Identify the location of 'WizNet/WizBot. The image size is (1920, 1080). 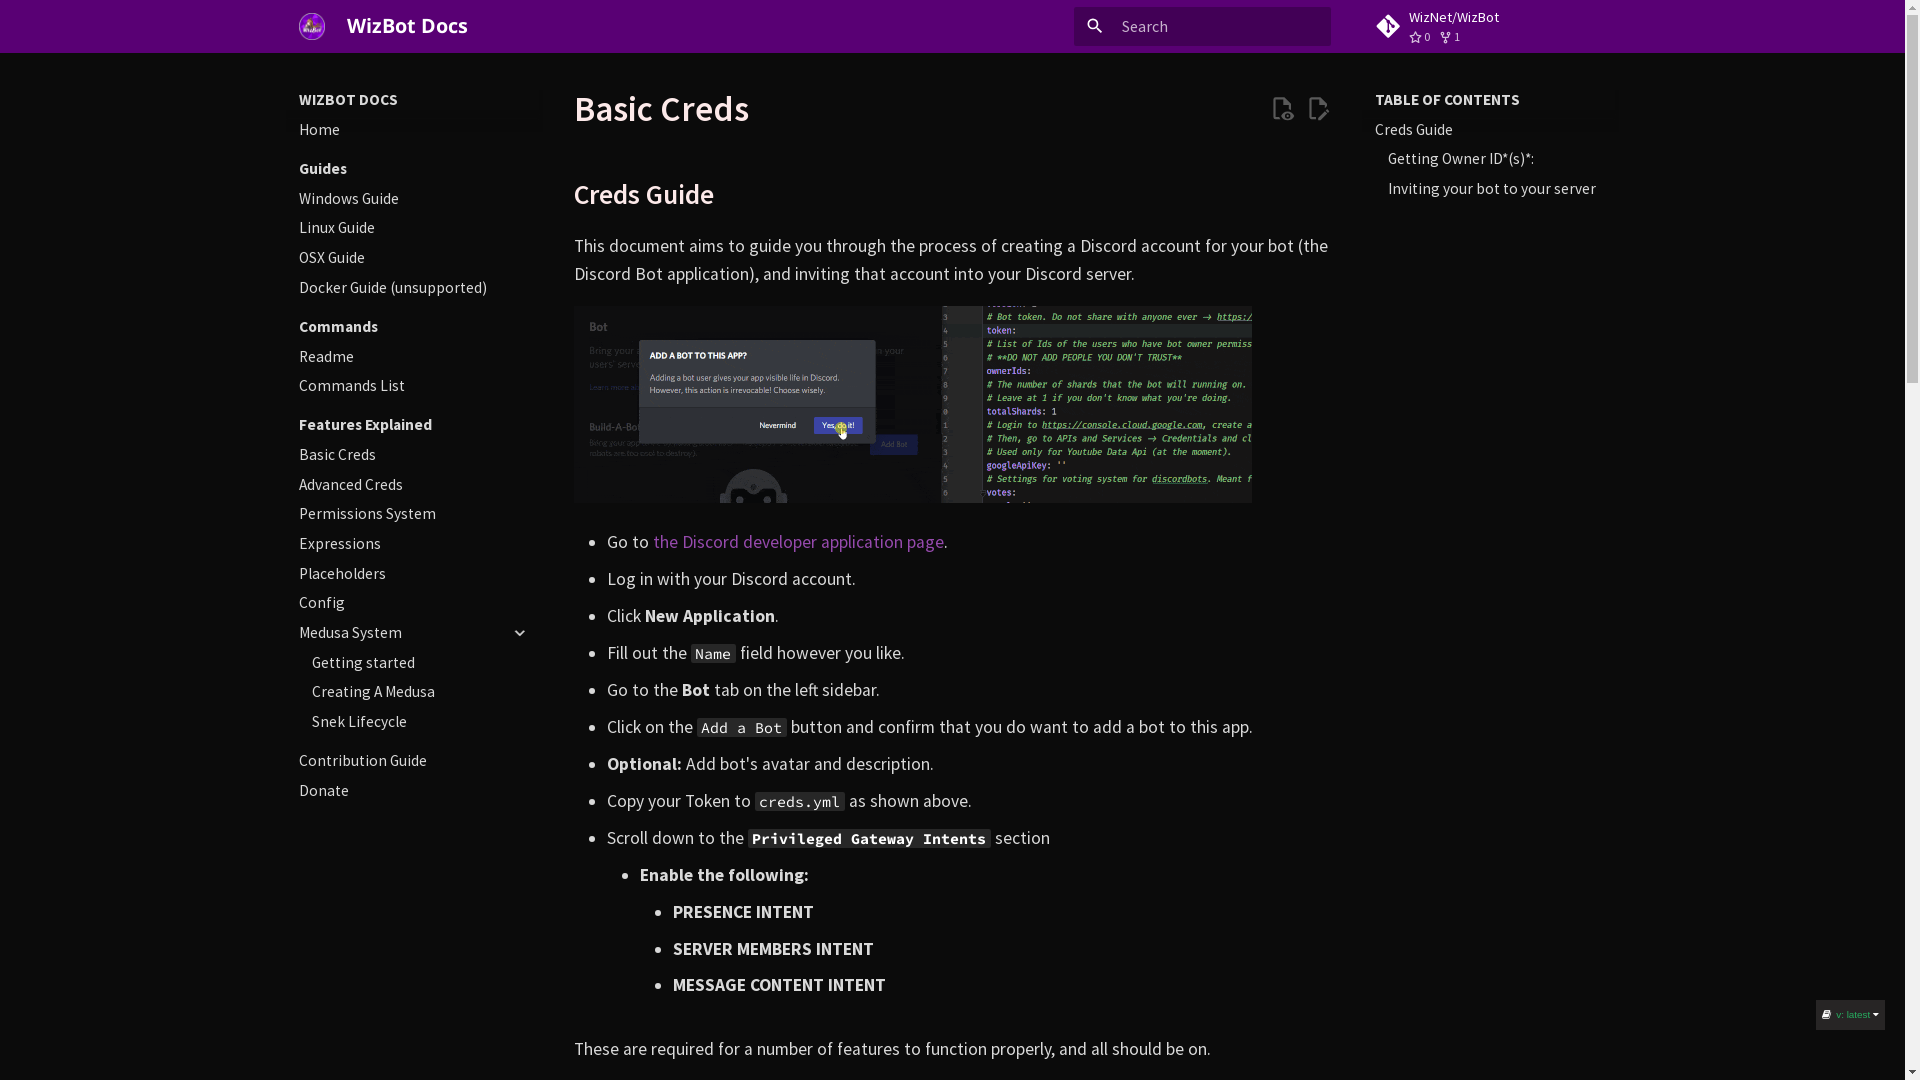
(1490, 26).